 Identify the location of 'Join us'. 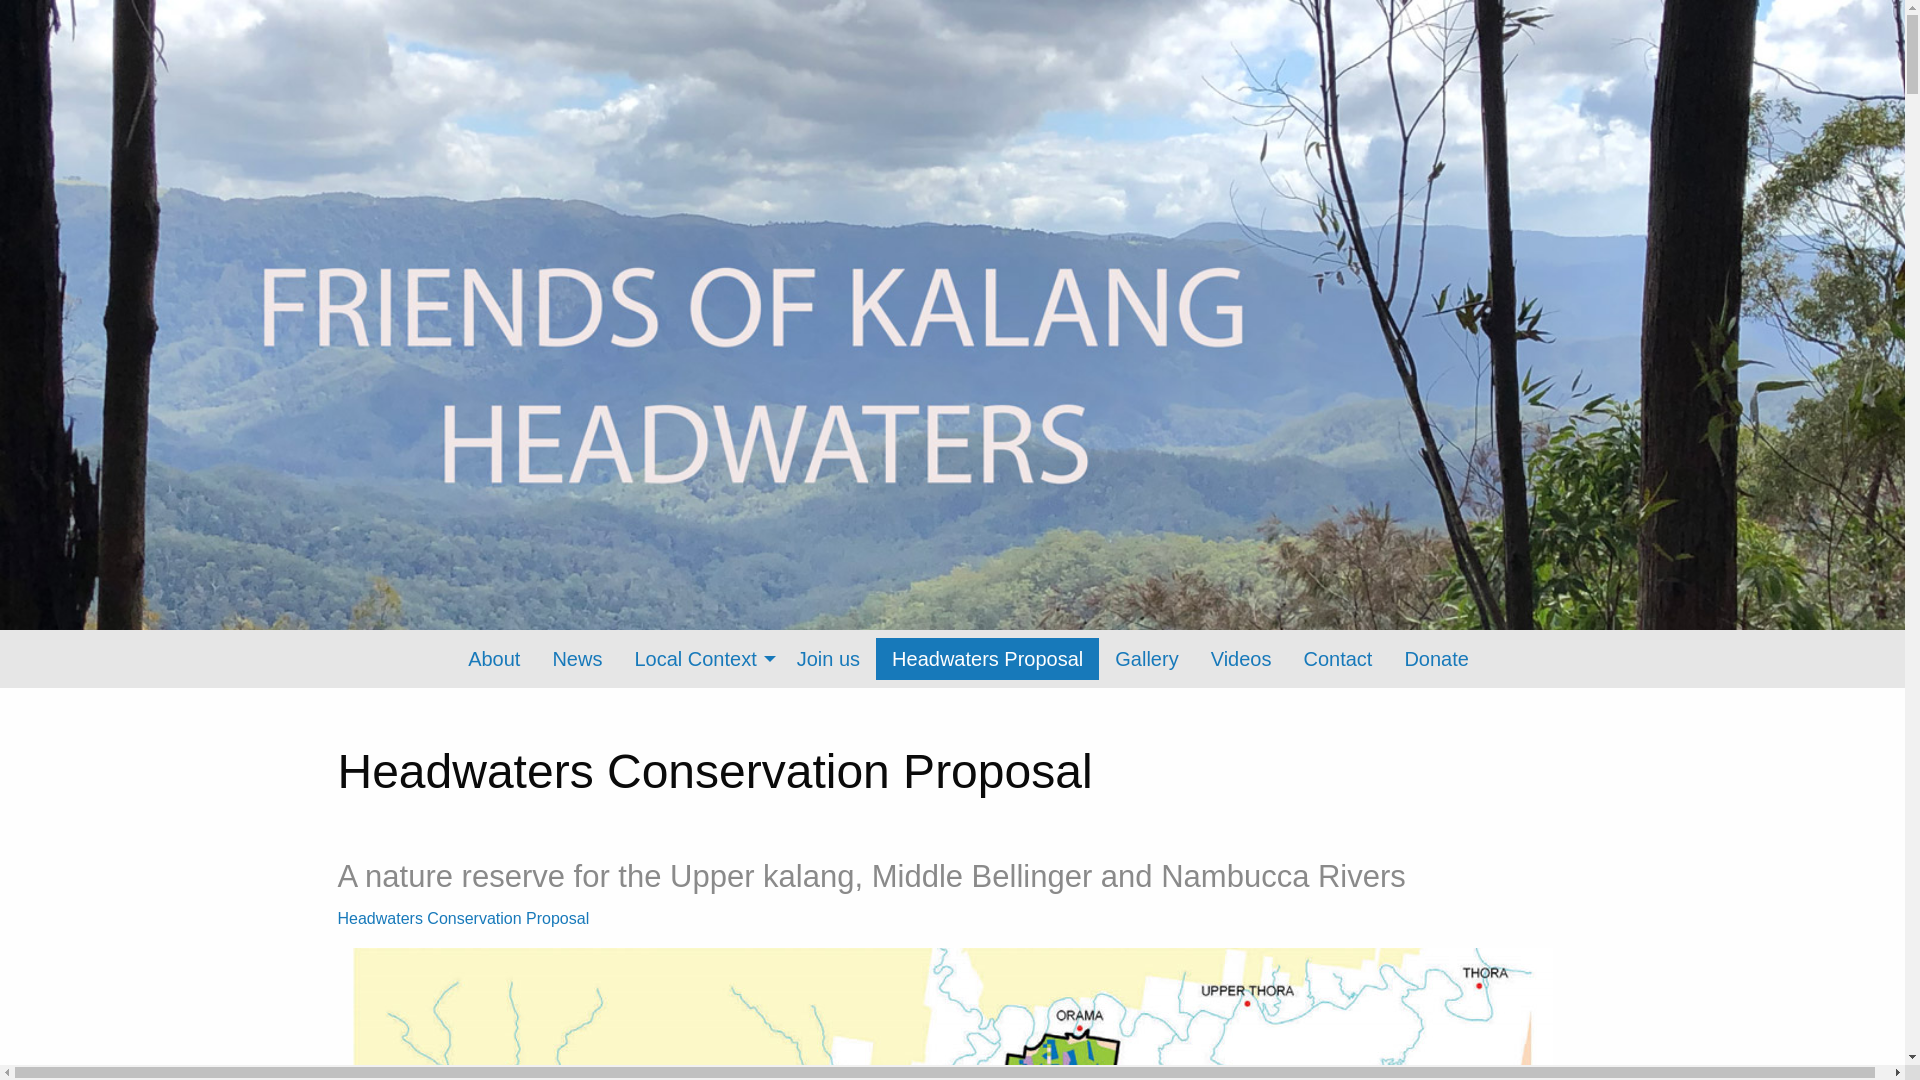
(828, 659).